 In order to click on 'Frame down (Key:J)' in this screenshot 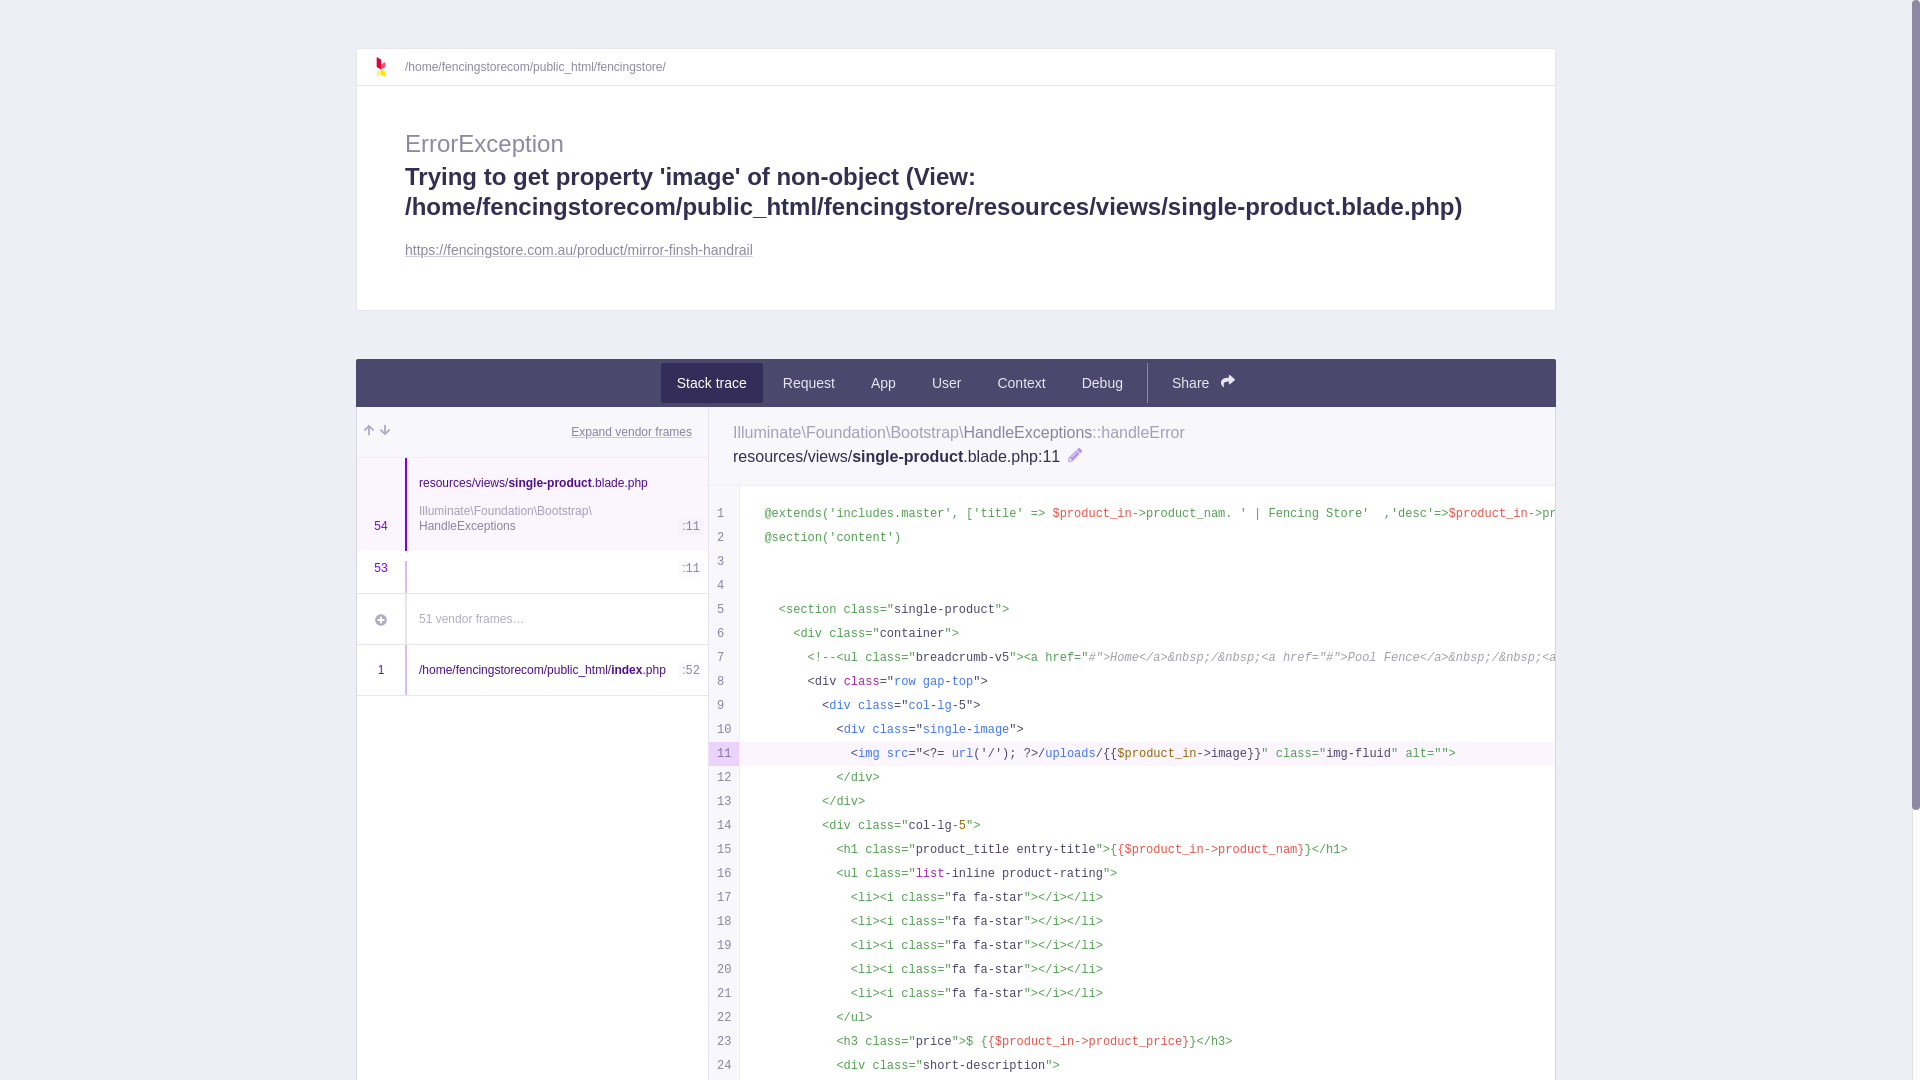, I will do `click(384, 431)`.